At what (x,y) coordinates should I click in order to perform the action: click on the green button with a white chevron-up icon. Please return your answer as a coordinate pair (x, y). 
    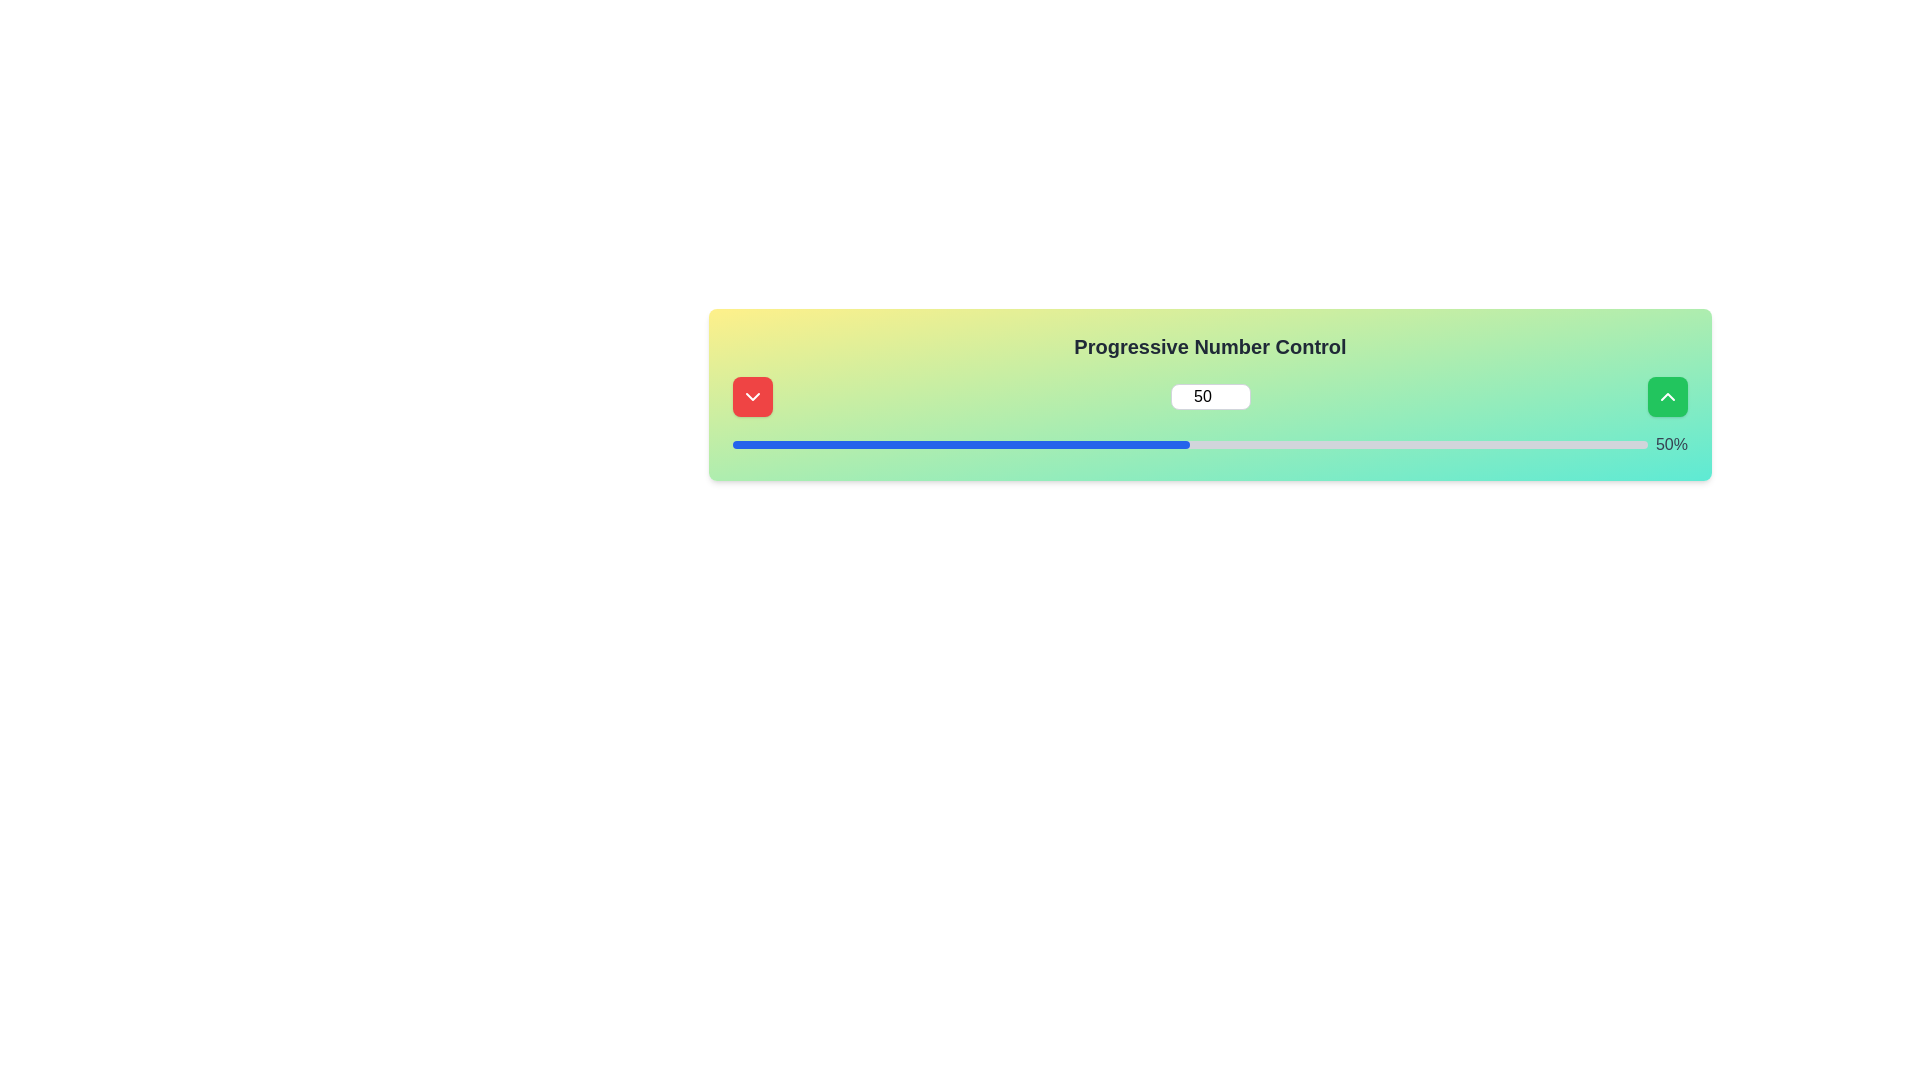
    Looking at the image, I should click on (1668, 397).